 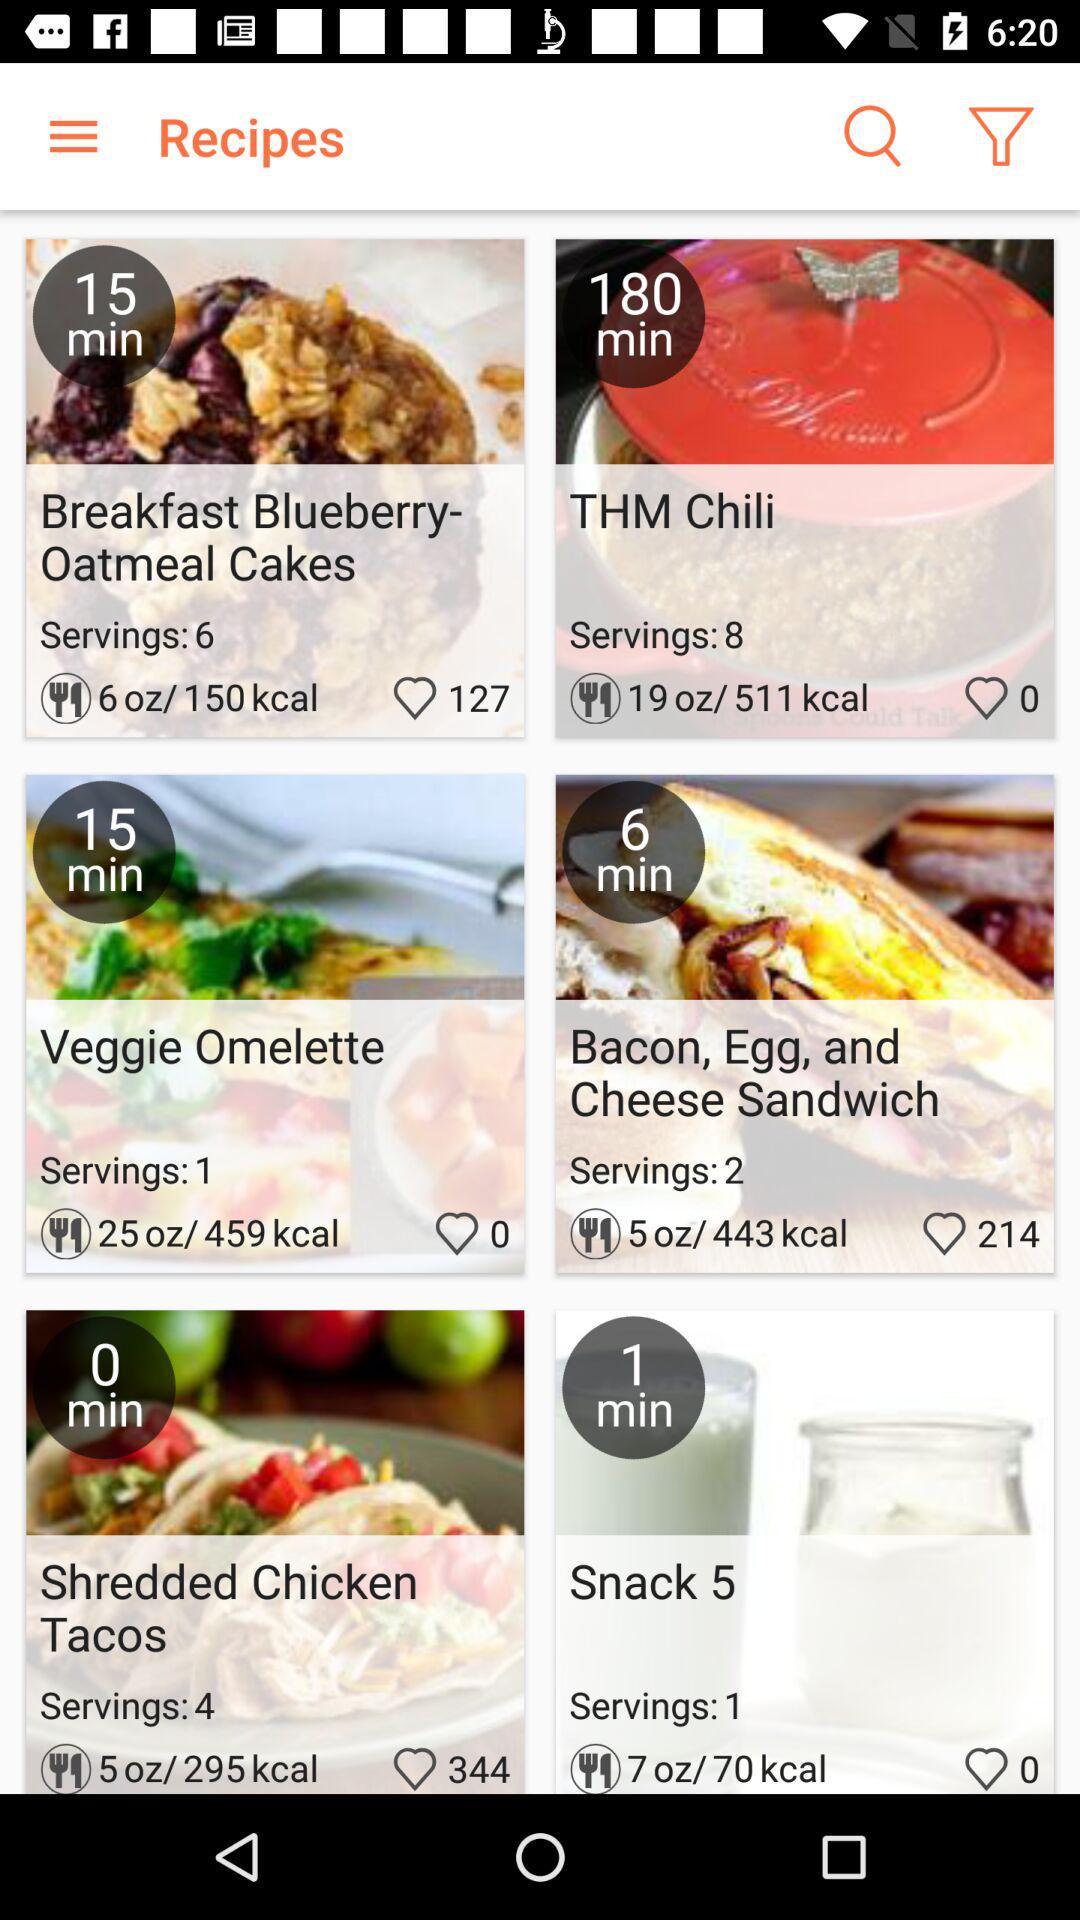 What do you see at coordinates (72, 135) in the screenshot?
I see `the item next to the recipes app` at bounding box center [72, 135].